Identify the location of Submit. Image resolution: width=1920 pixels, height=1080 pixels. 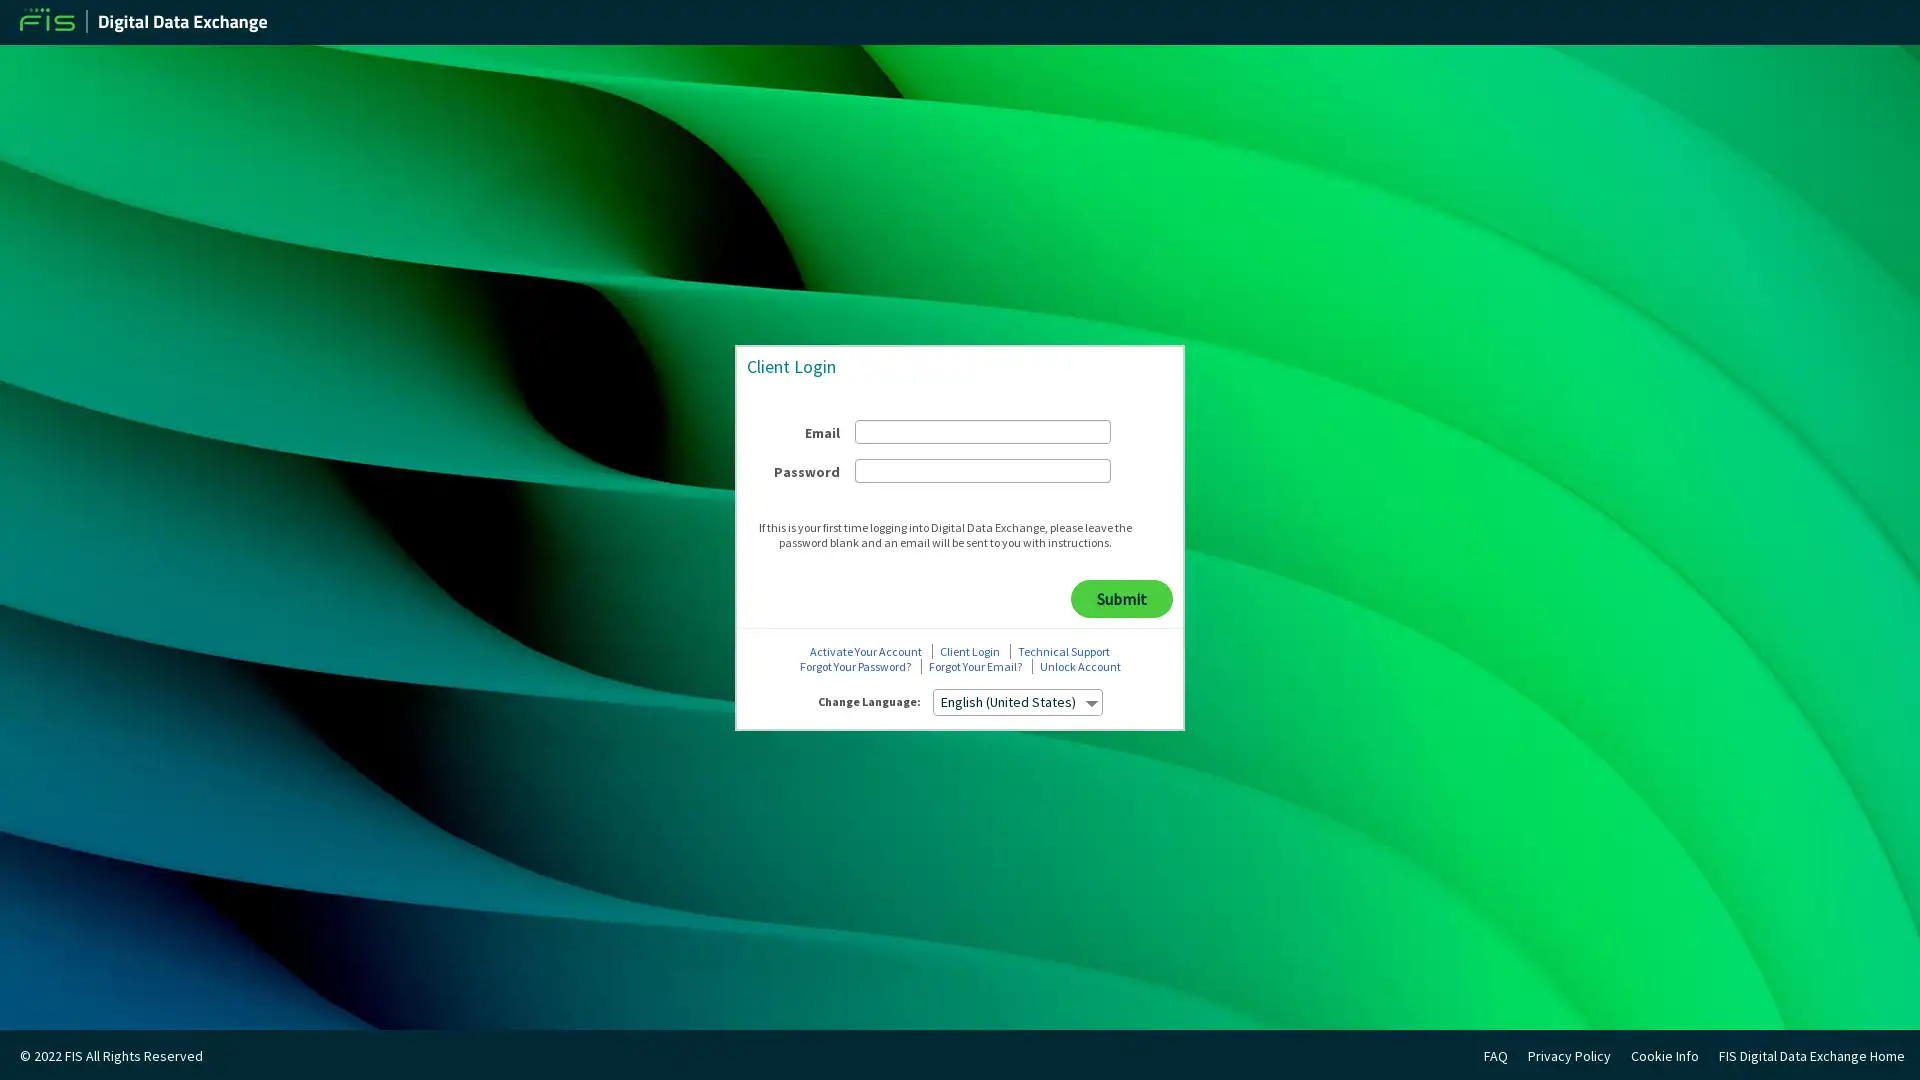
(1122, 596).